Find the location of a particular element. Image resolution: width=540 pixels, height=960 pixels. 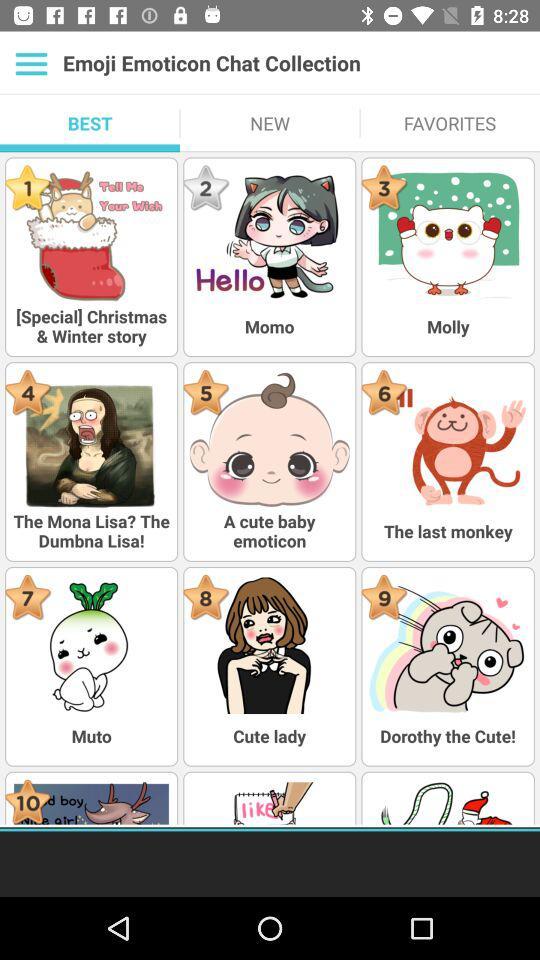

item below emoji emoticon chat icon is located at coordinates (449, 122).